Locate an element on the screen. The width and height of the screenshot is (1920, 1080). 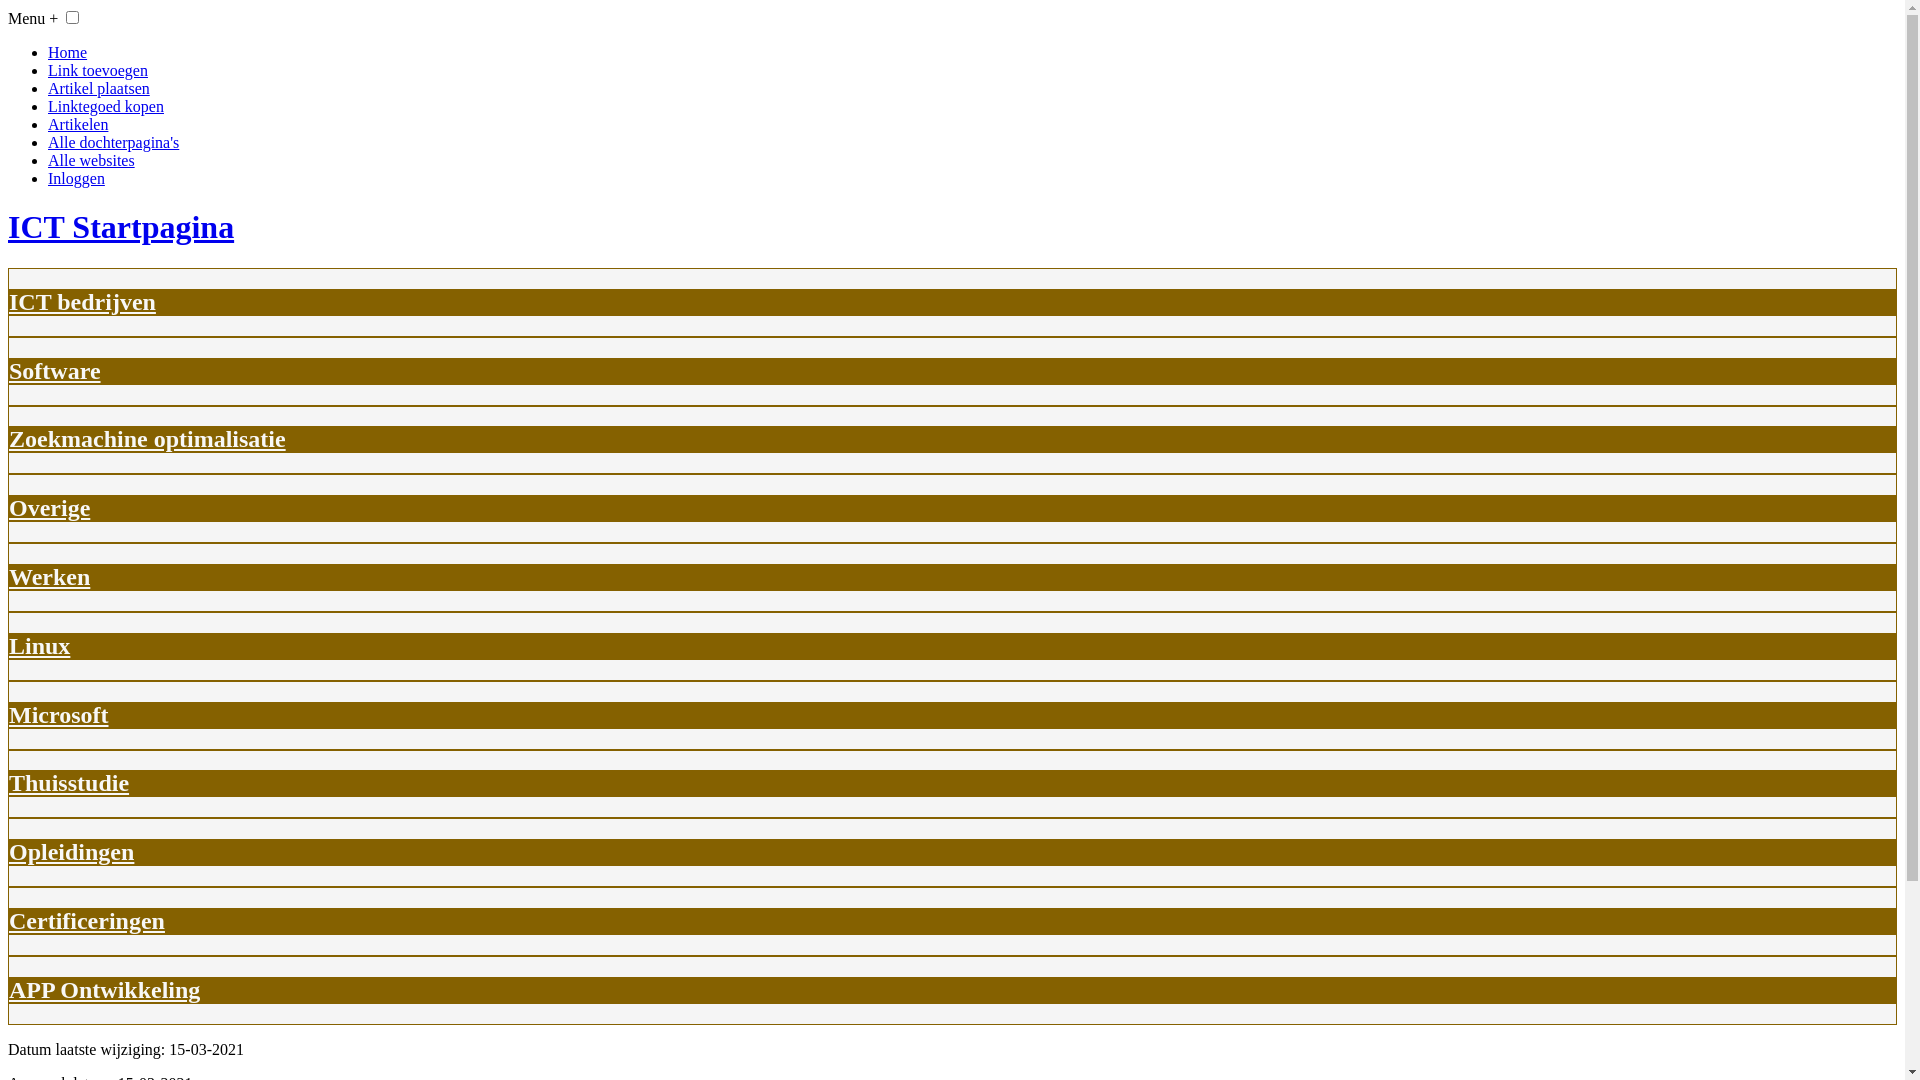
'Inloggen' is located at coordinates (76, 177).